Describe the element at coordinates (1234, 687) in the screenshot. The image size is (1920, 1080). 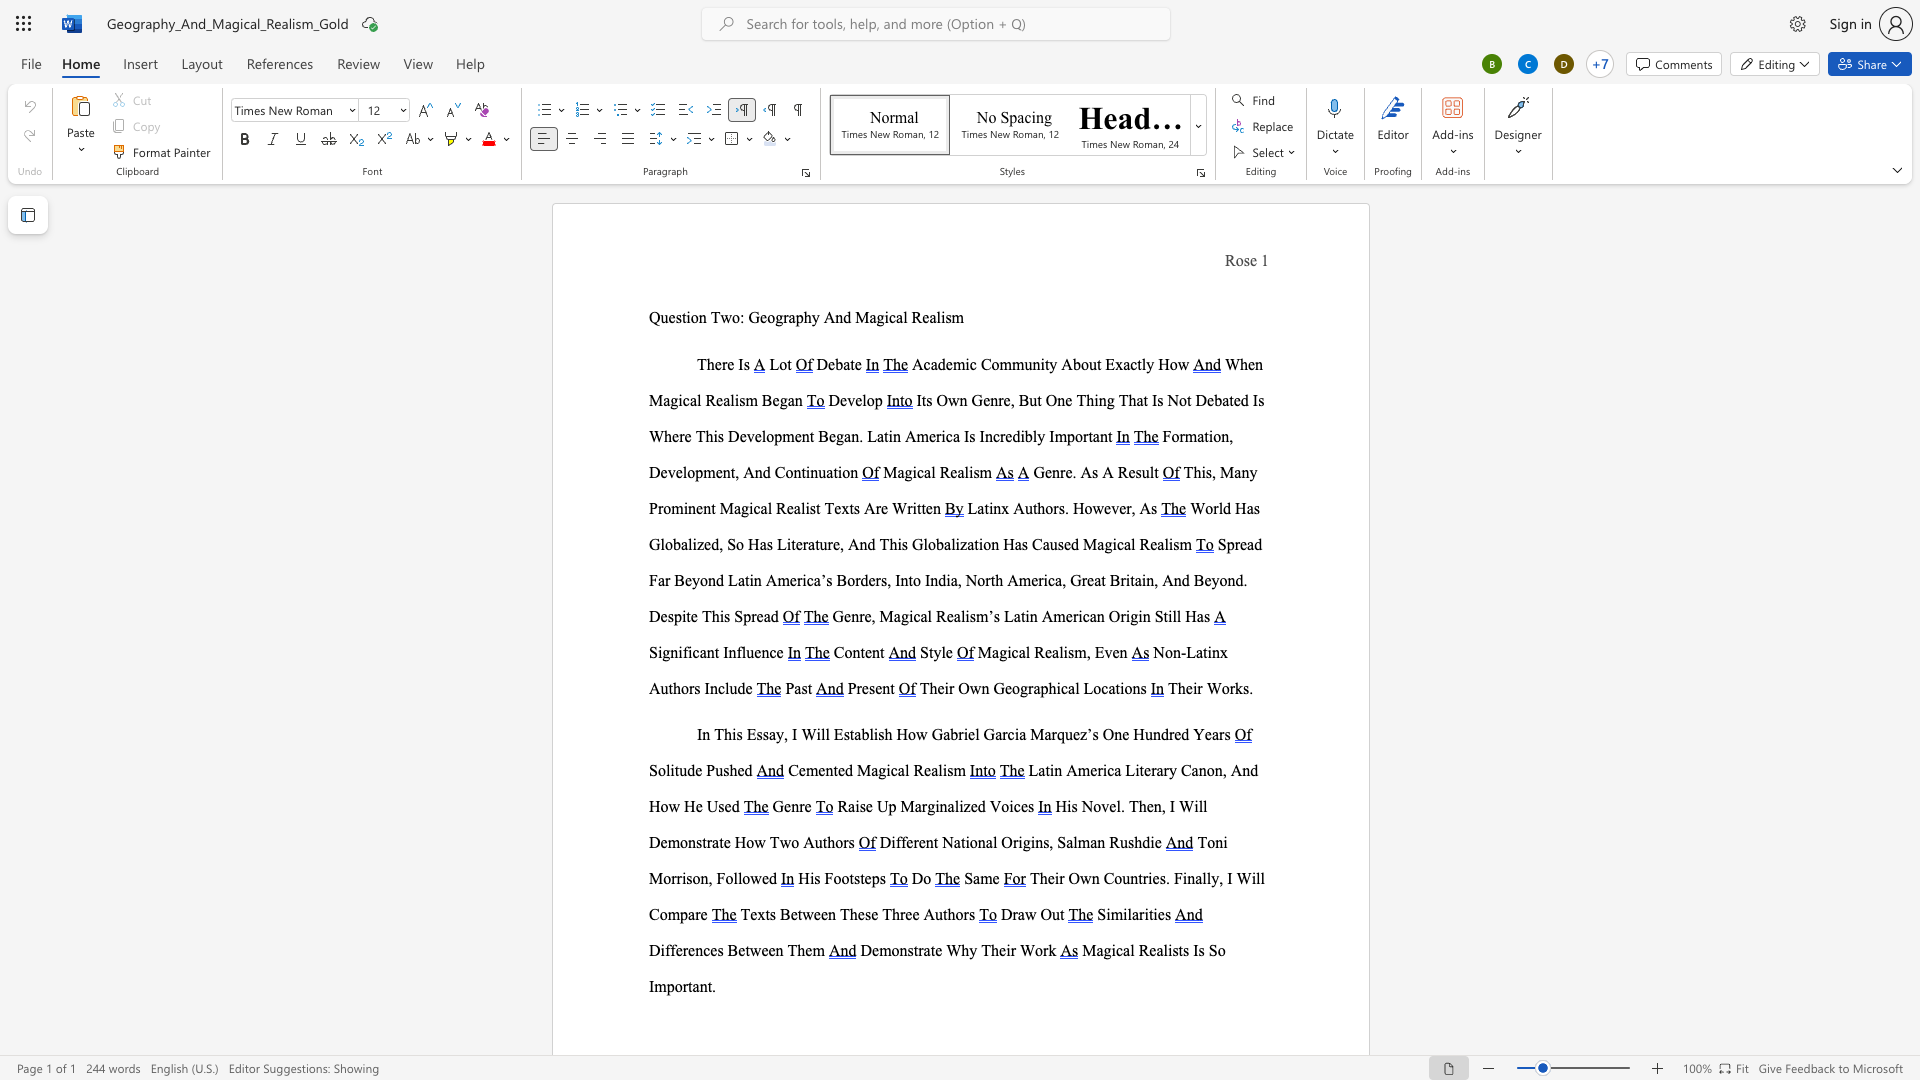
I see `the space between the continuous character "r" and "k" in the text` at that location.